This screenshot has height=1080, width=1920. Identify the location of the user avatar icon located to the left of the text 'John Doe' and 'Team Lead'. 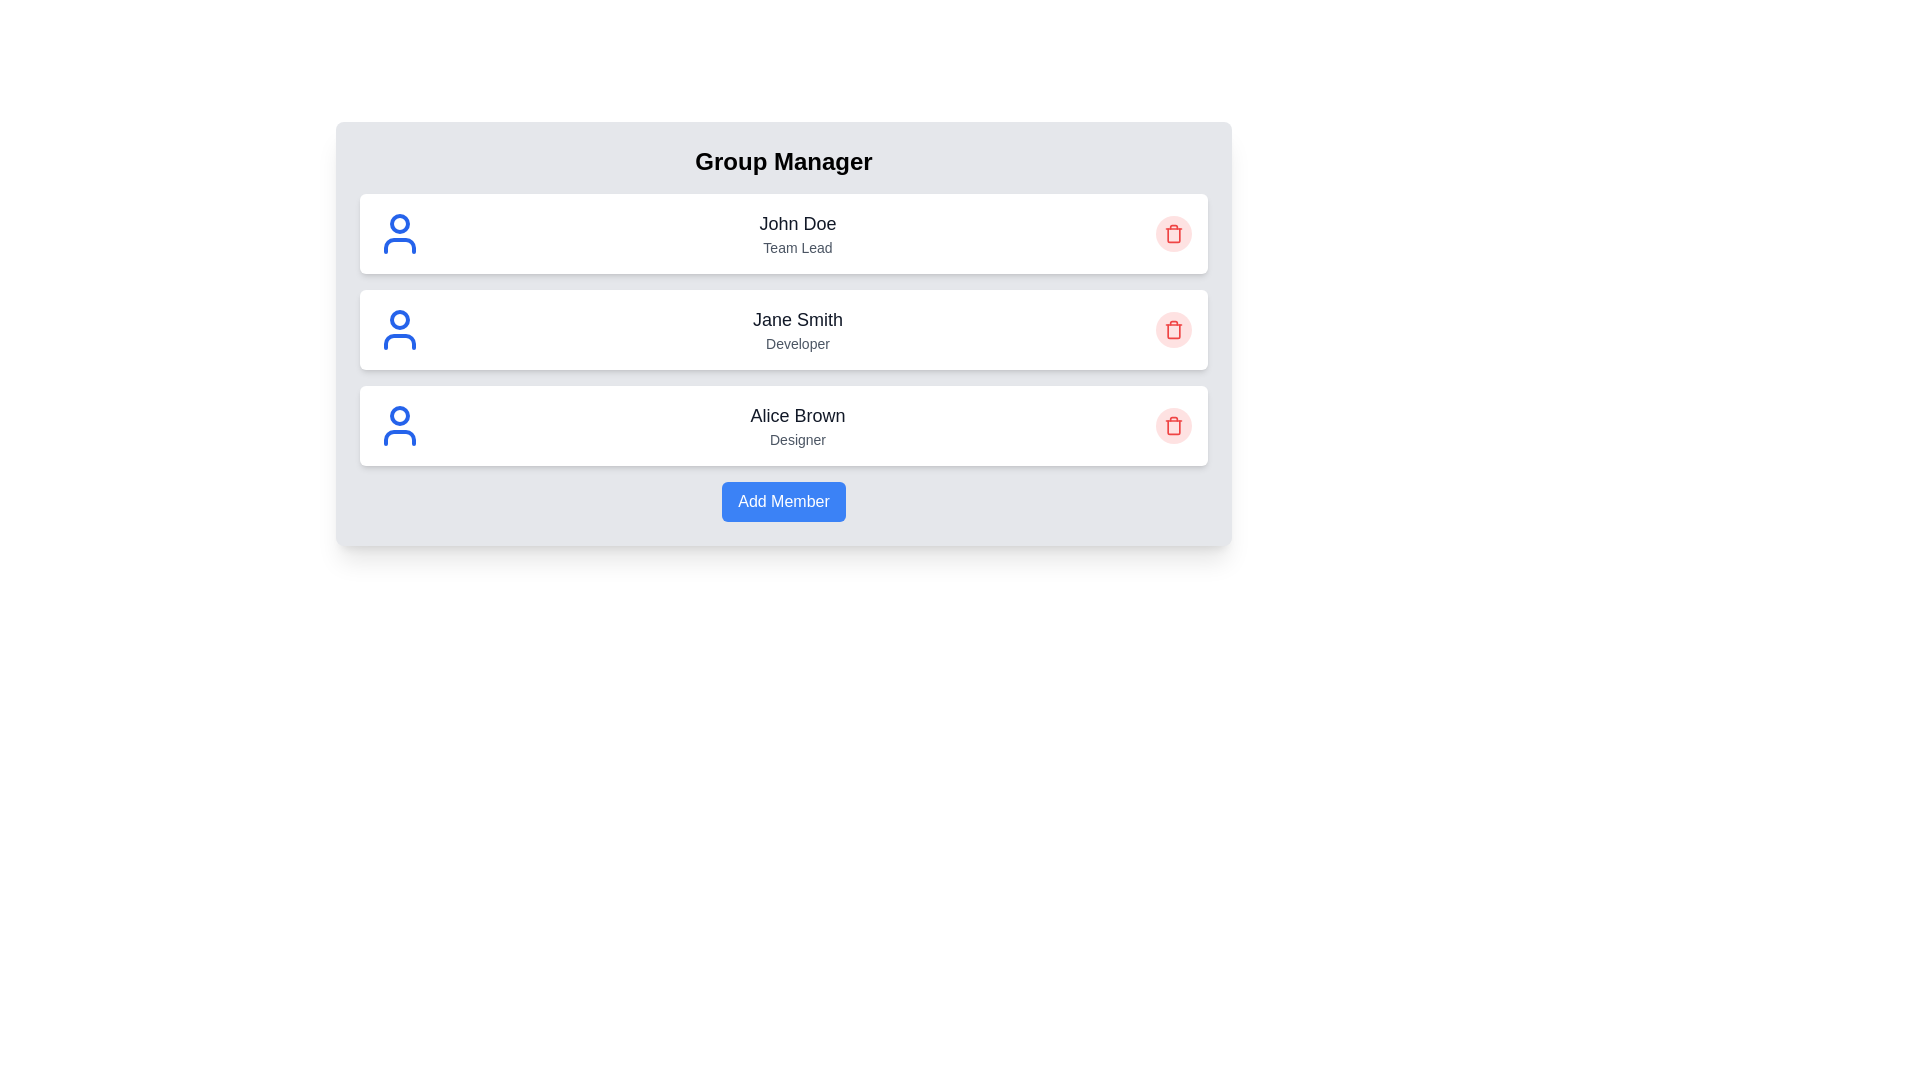
(399, 233).